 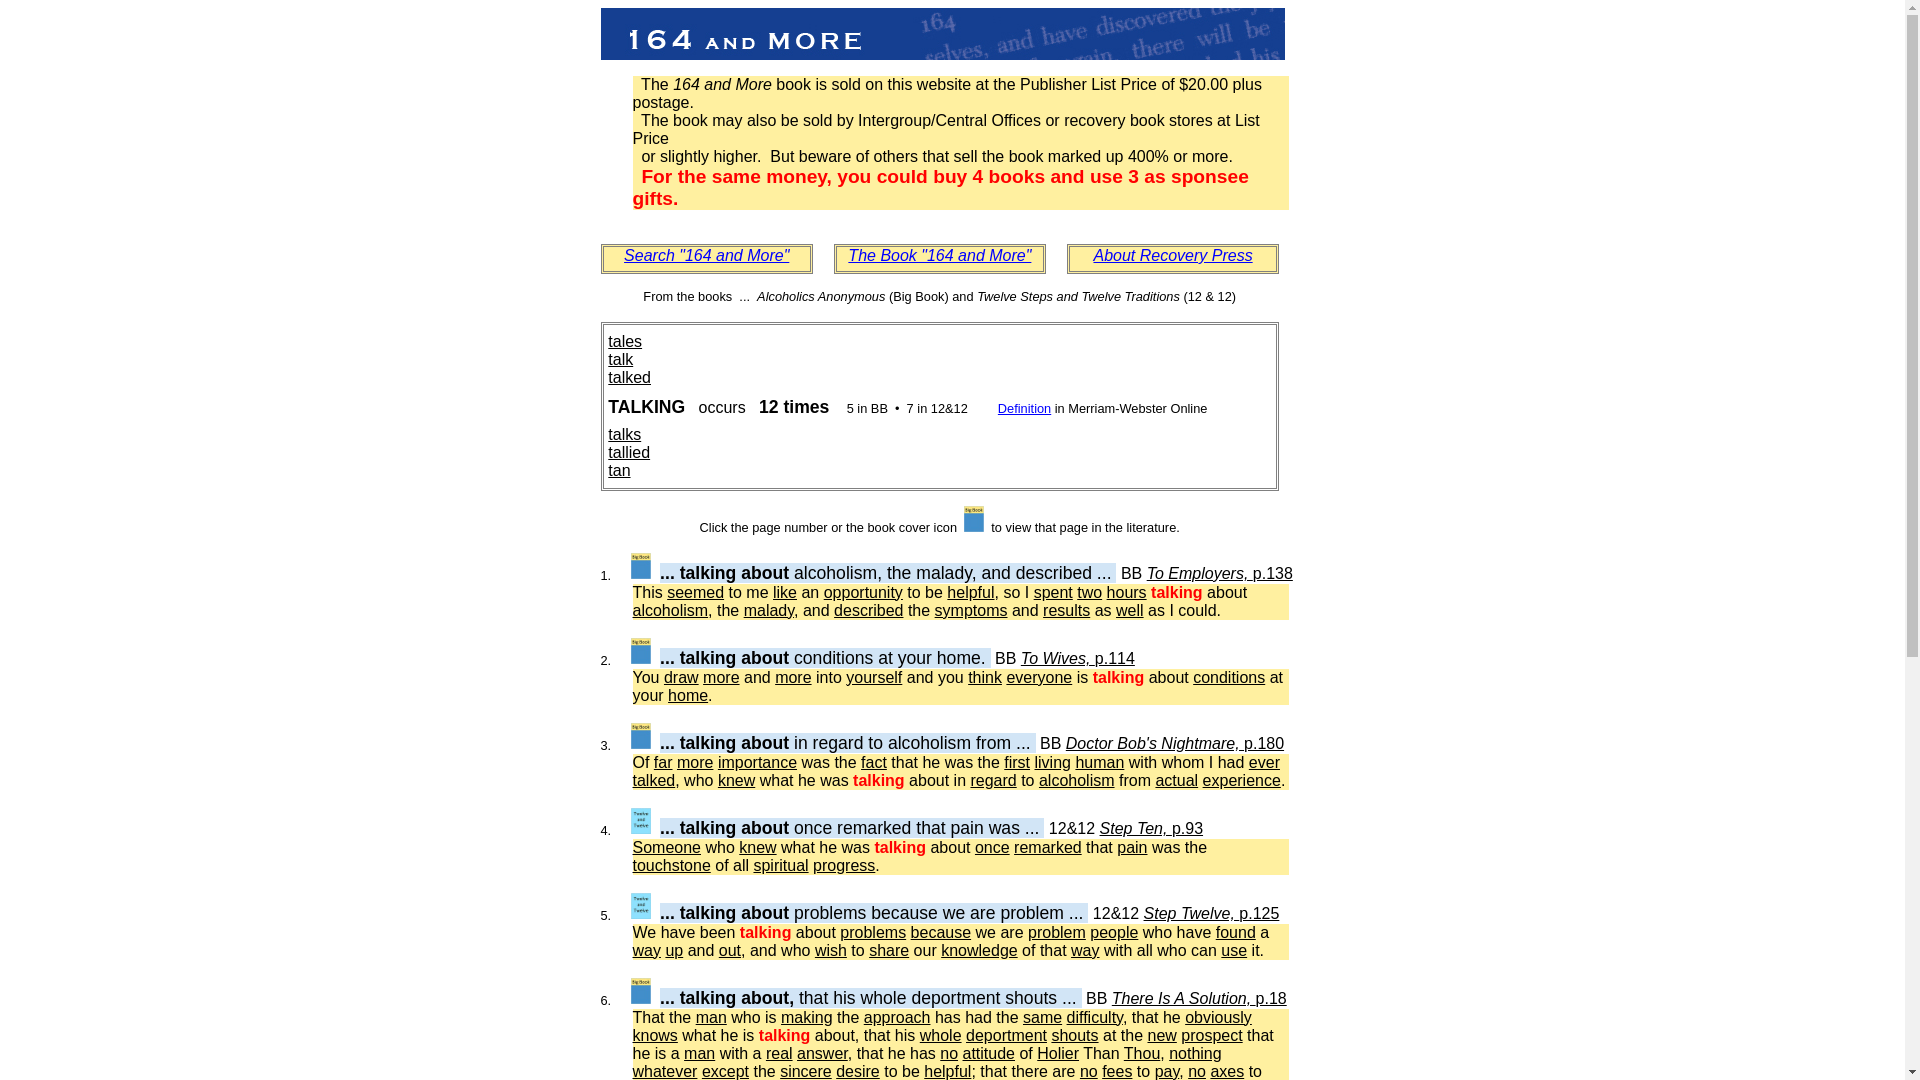 What do you see at coordinates (1132, 847) in the screenshot?
I see `'pain'` at bounding box center [1132, 847].